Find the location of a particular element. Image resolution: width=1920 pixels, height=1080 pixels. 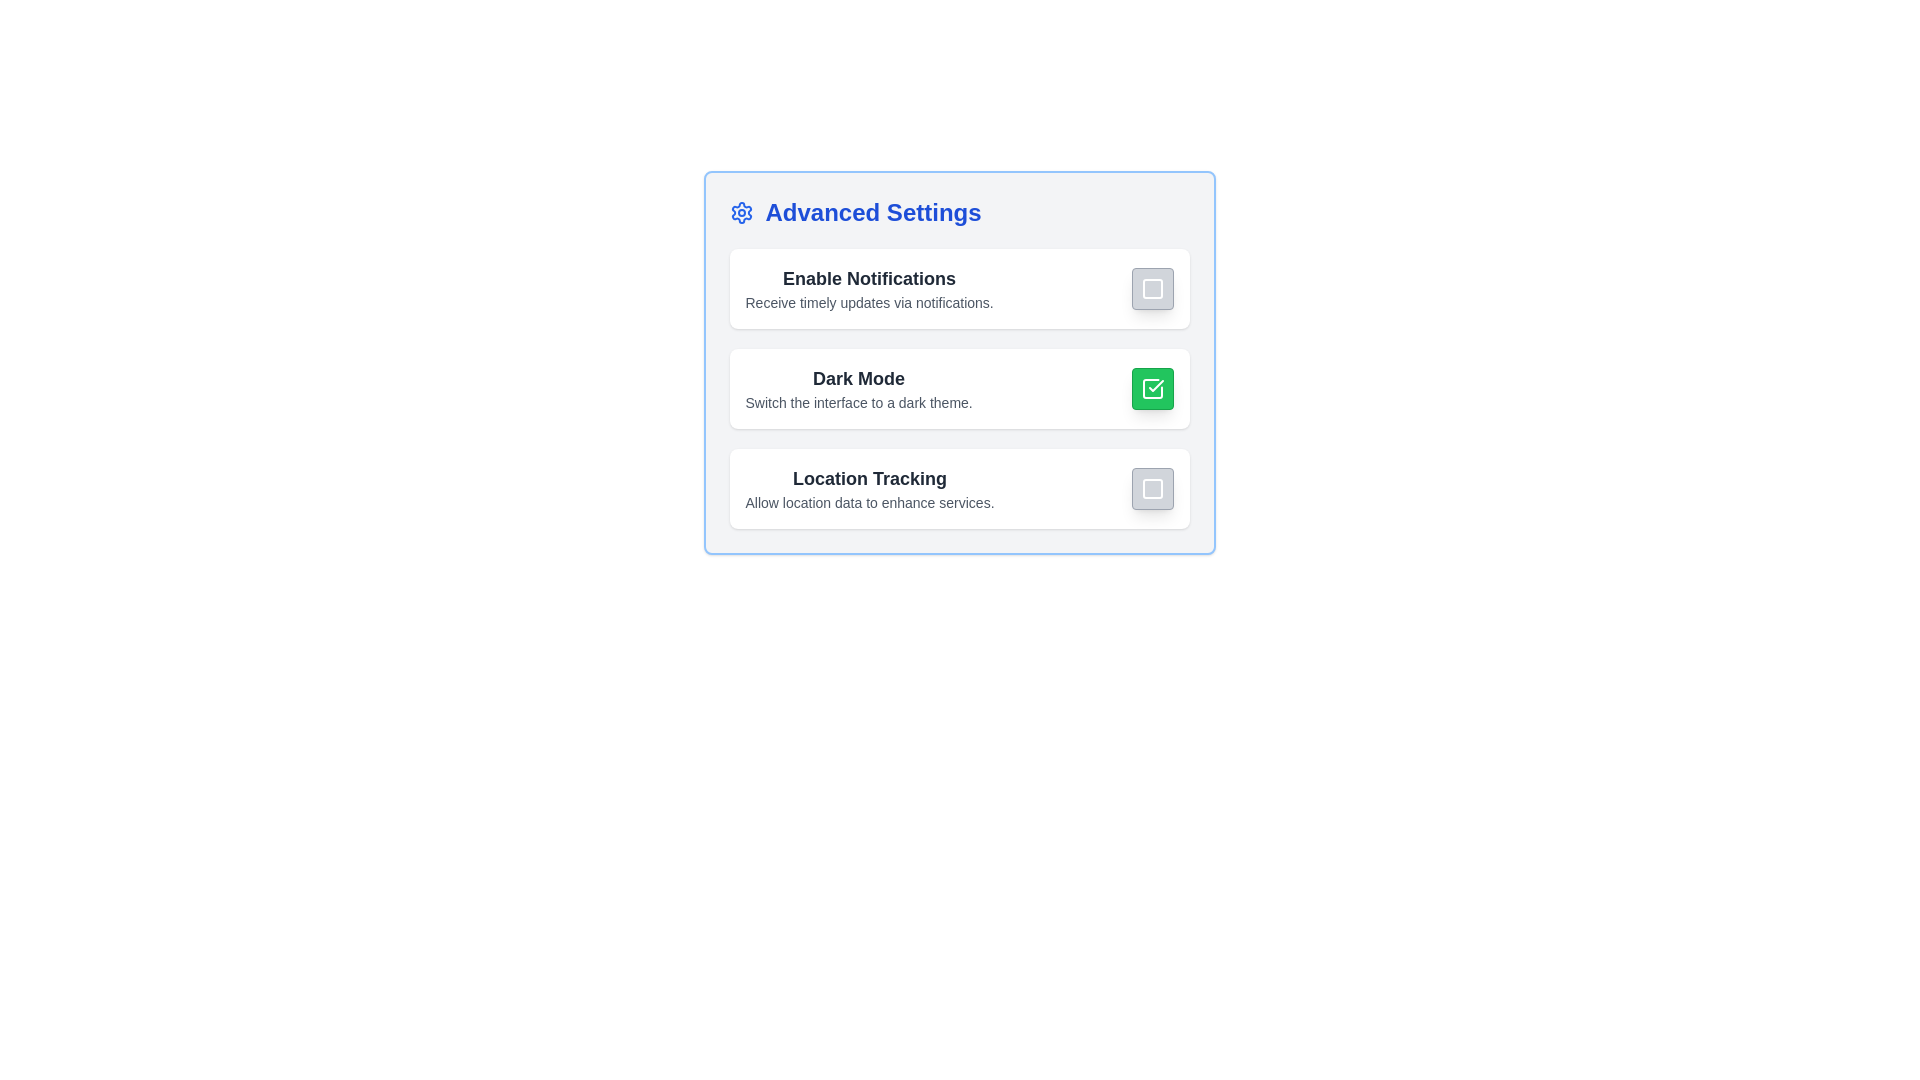

the Informational card about enabling notifications, which contains a brief description and an interactive button, positioned above the 'Dark Mode' and 'Location Tracking' cards in the 'Advanced Settings' section is located at coordinates (958, 289).